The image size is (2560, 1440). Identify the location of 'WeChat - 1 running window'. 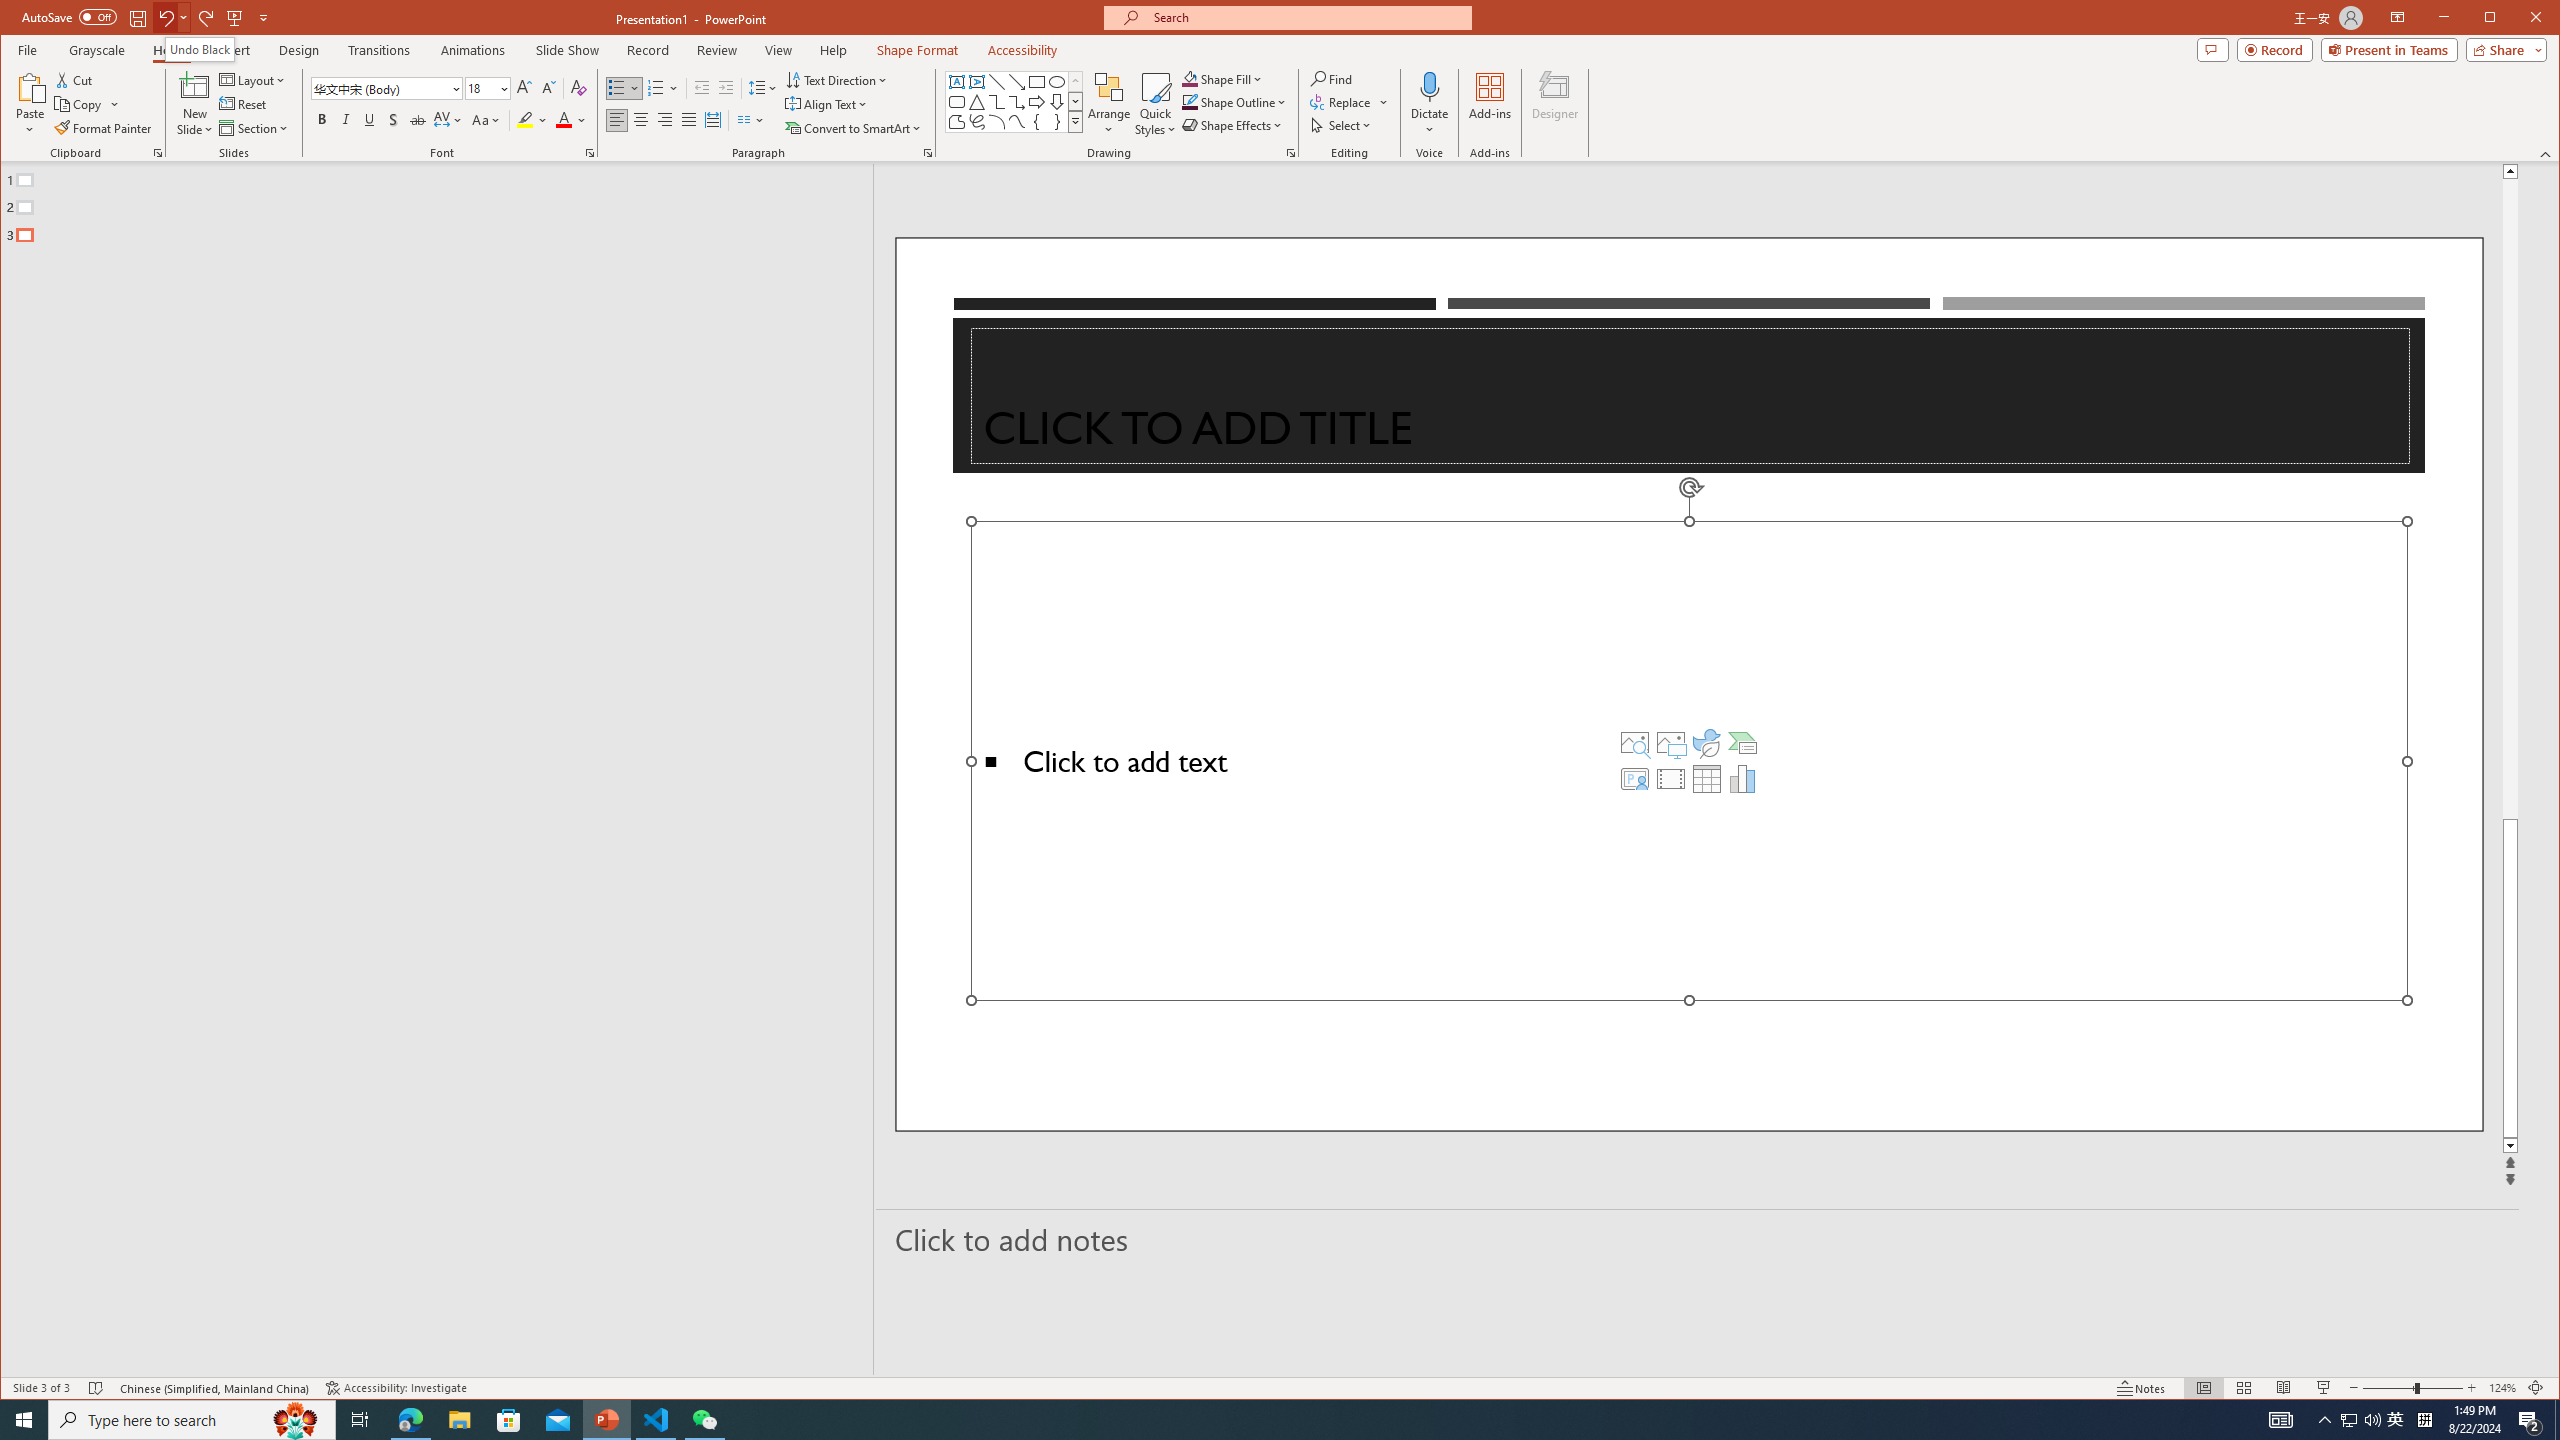
(705, 1418).